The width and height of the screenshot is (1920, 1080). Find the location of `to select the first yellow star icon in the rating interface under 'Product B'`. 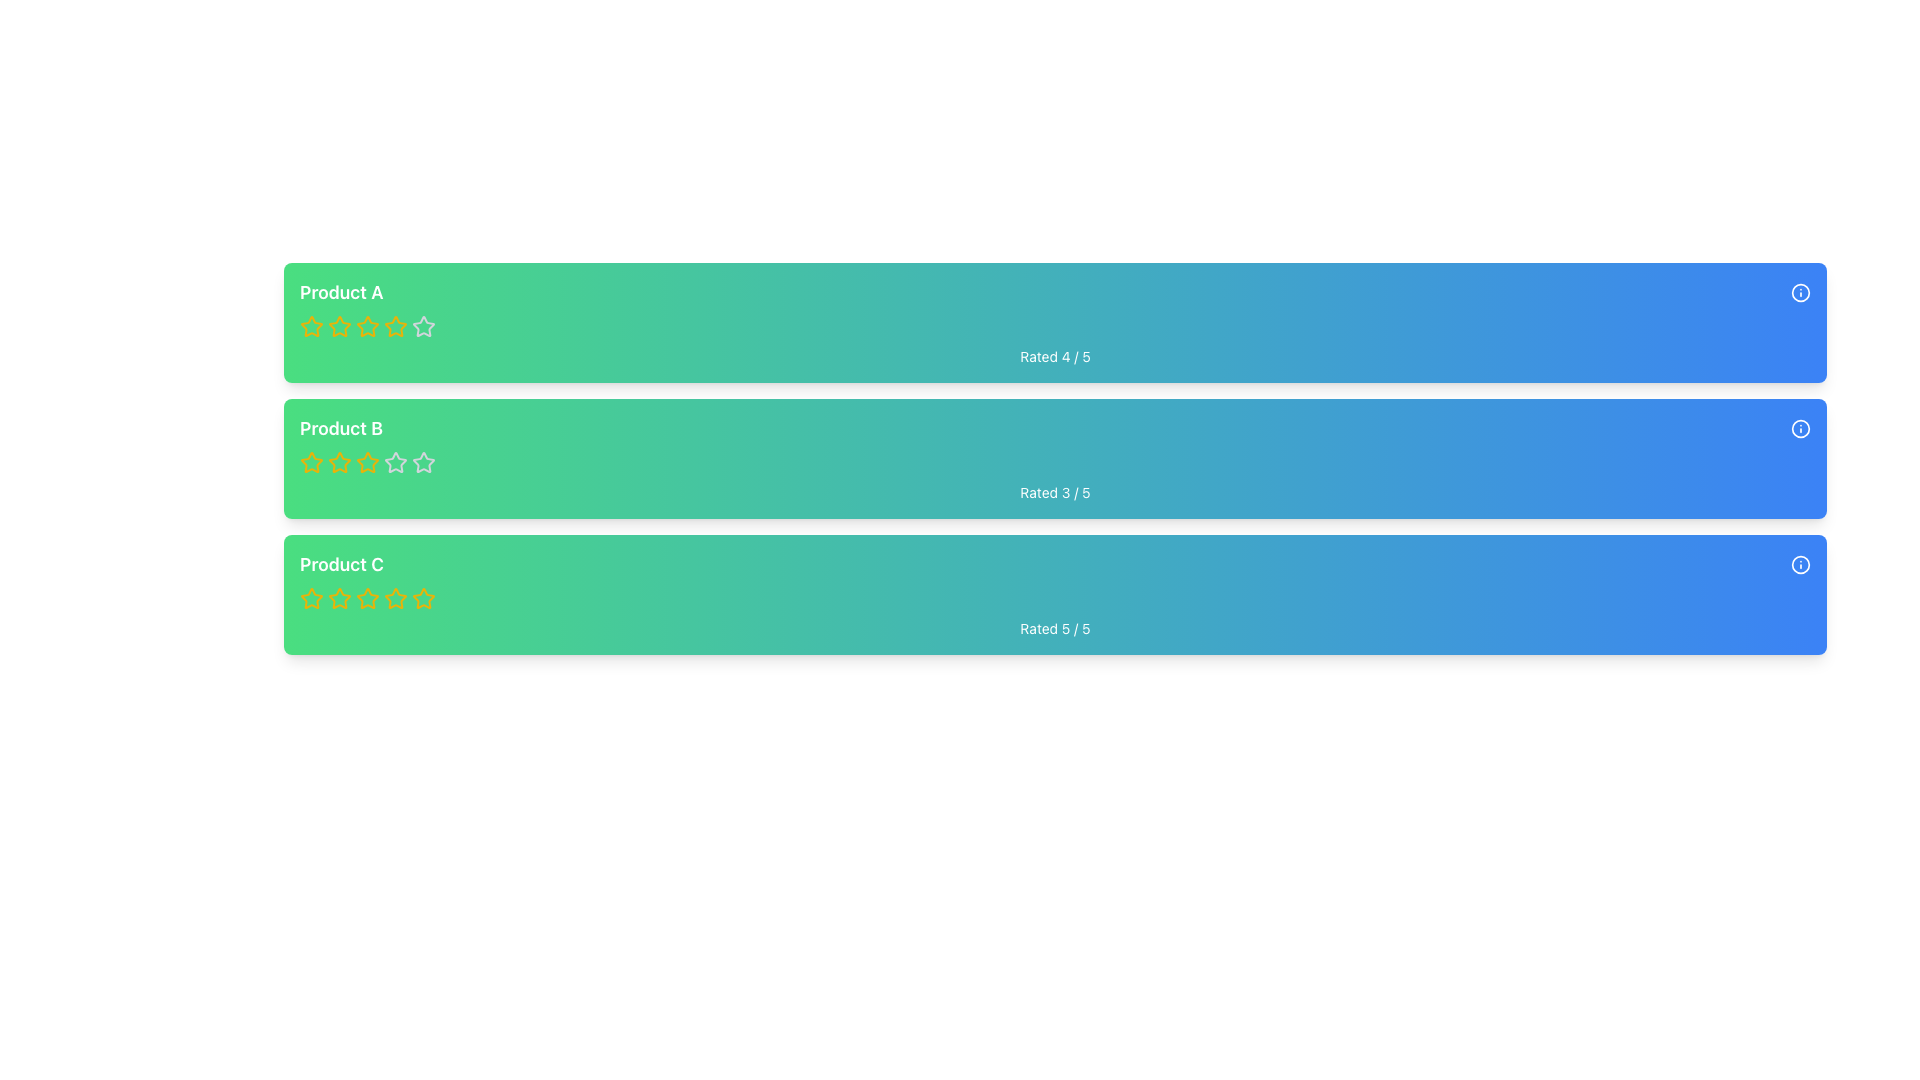

to select the first yellow star icon in the rating interface under 'Product B' is located at coordinates (311, 462).